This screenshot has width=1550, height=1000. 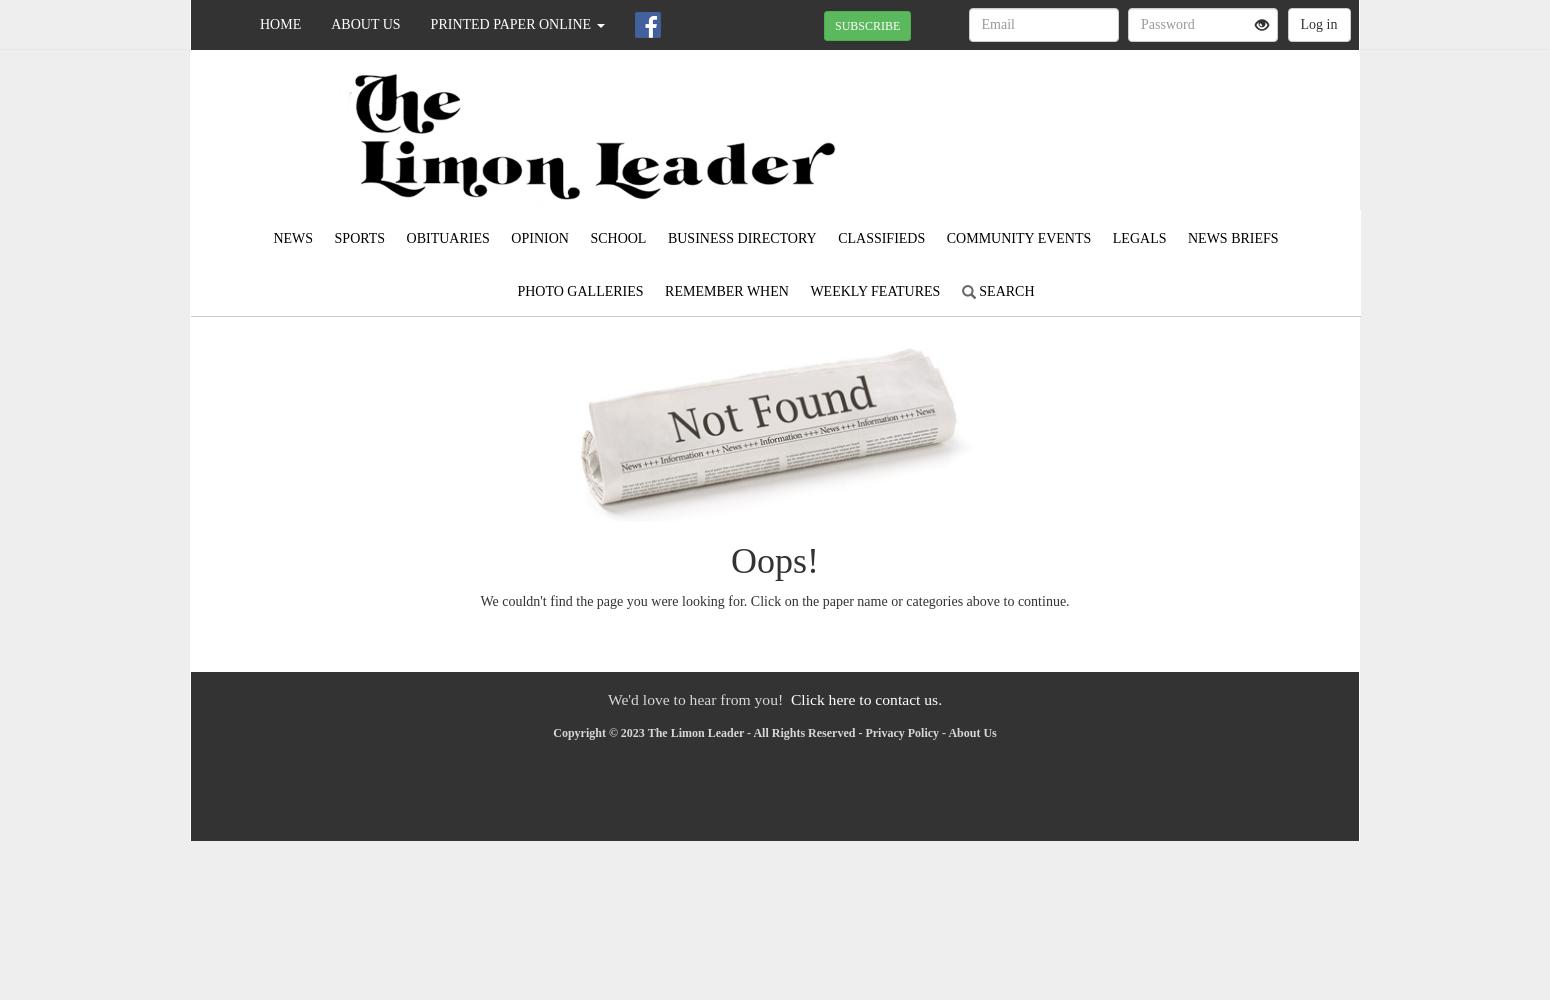 What do you see at coordinates (741, 237) in the screenshot?
I see `'Business Directory'` at bounding box center [741, 237].